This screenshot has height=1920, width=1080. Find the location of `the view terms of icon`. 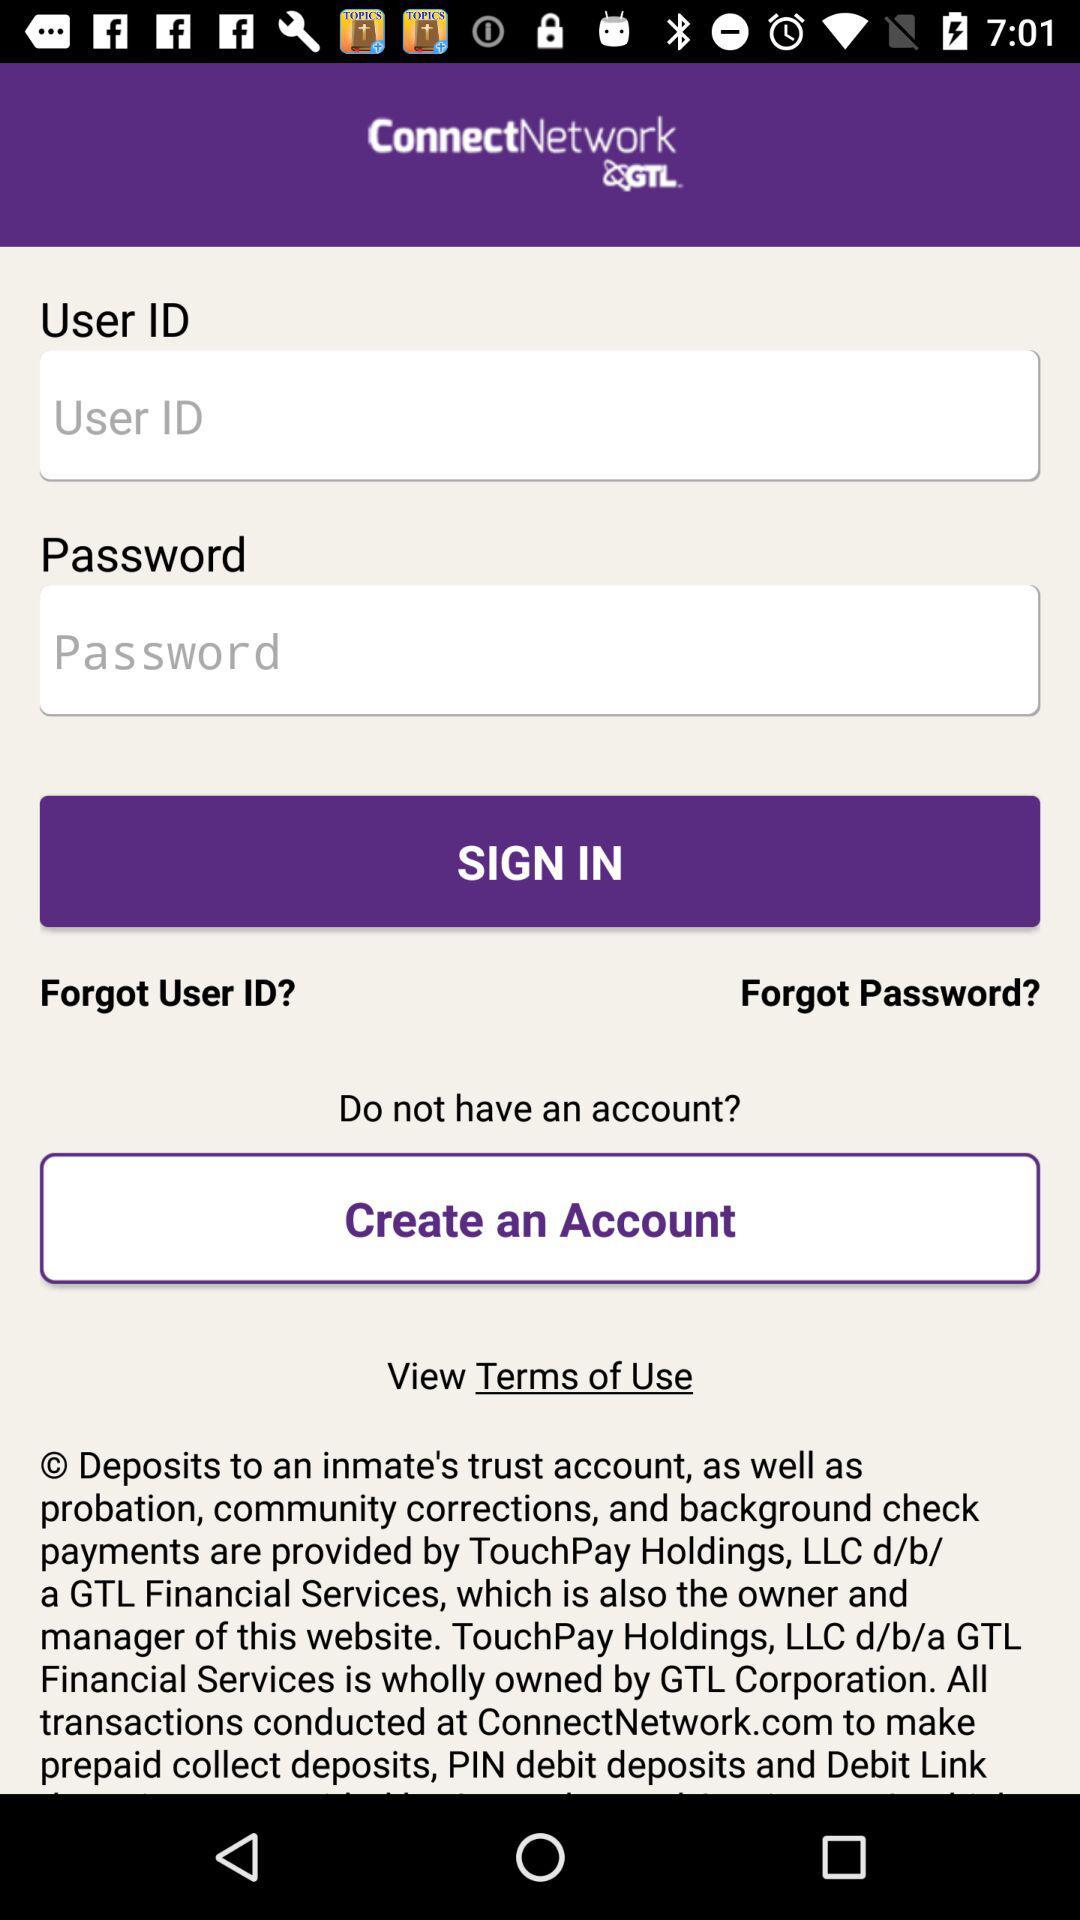

the view terms of icon is located at coordinates (540, 1373).